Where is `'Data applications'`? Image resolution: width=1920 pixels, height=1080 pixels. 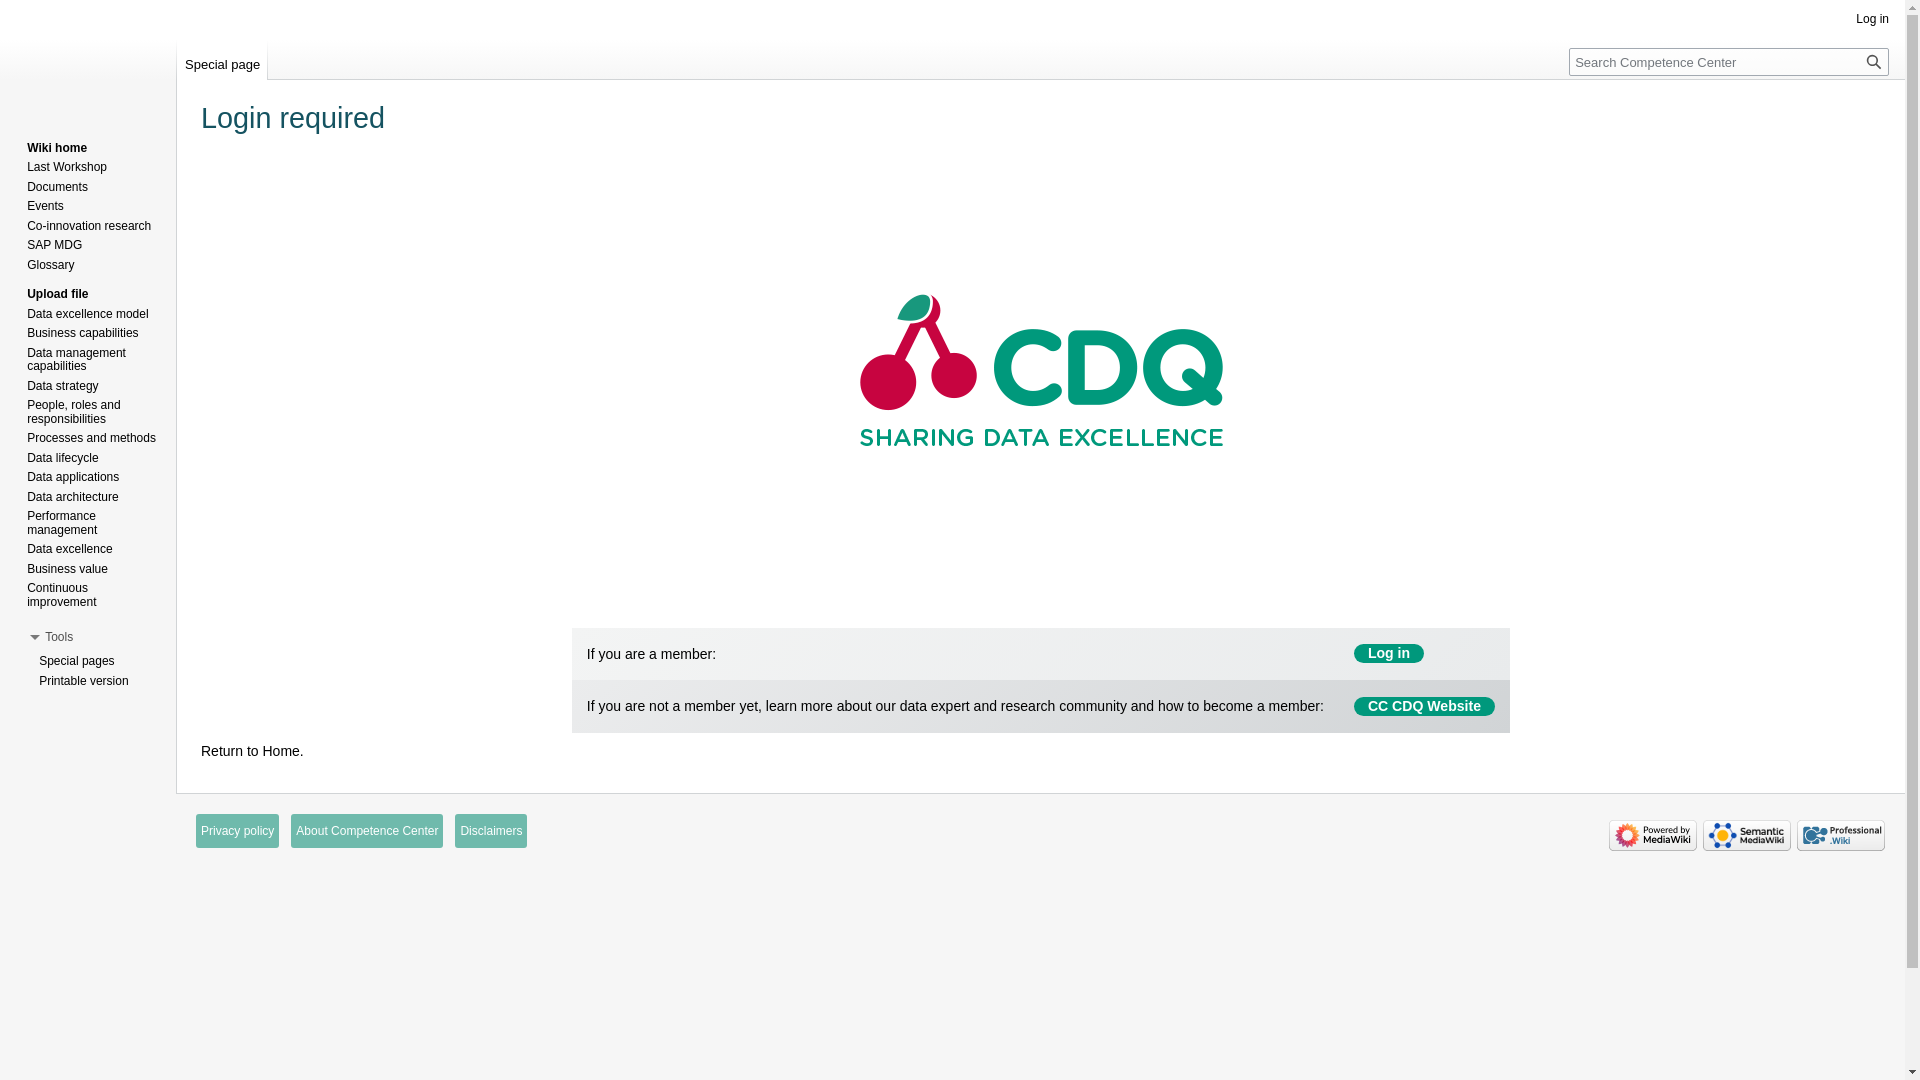 'Data applications' is located at coordinates (72, 477).